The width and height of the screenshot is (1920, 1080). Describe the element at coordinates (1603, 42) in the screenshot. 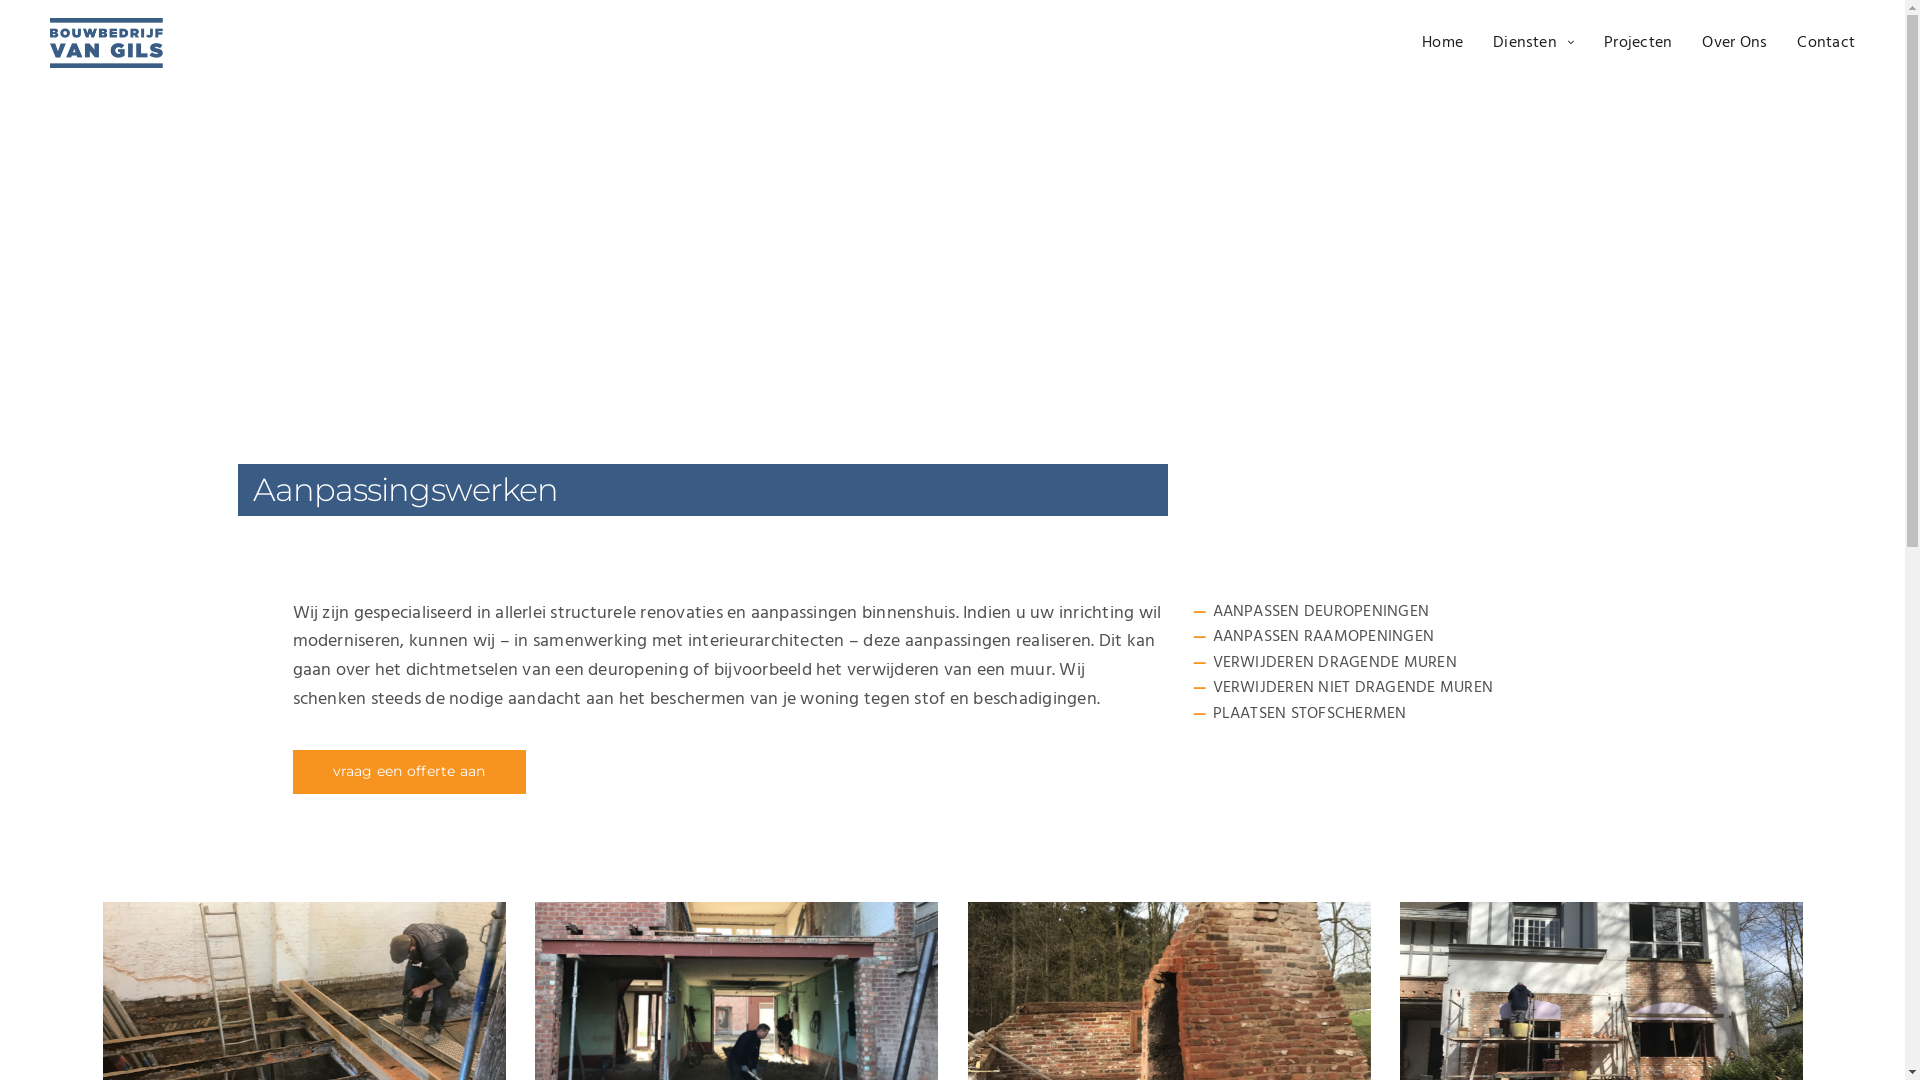

I see `'Projecten'` at that location.